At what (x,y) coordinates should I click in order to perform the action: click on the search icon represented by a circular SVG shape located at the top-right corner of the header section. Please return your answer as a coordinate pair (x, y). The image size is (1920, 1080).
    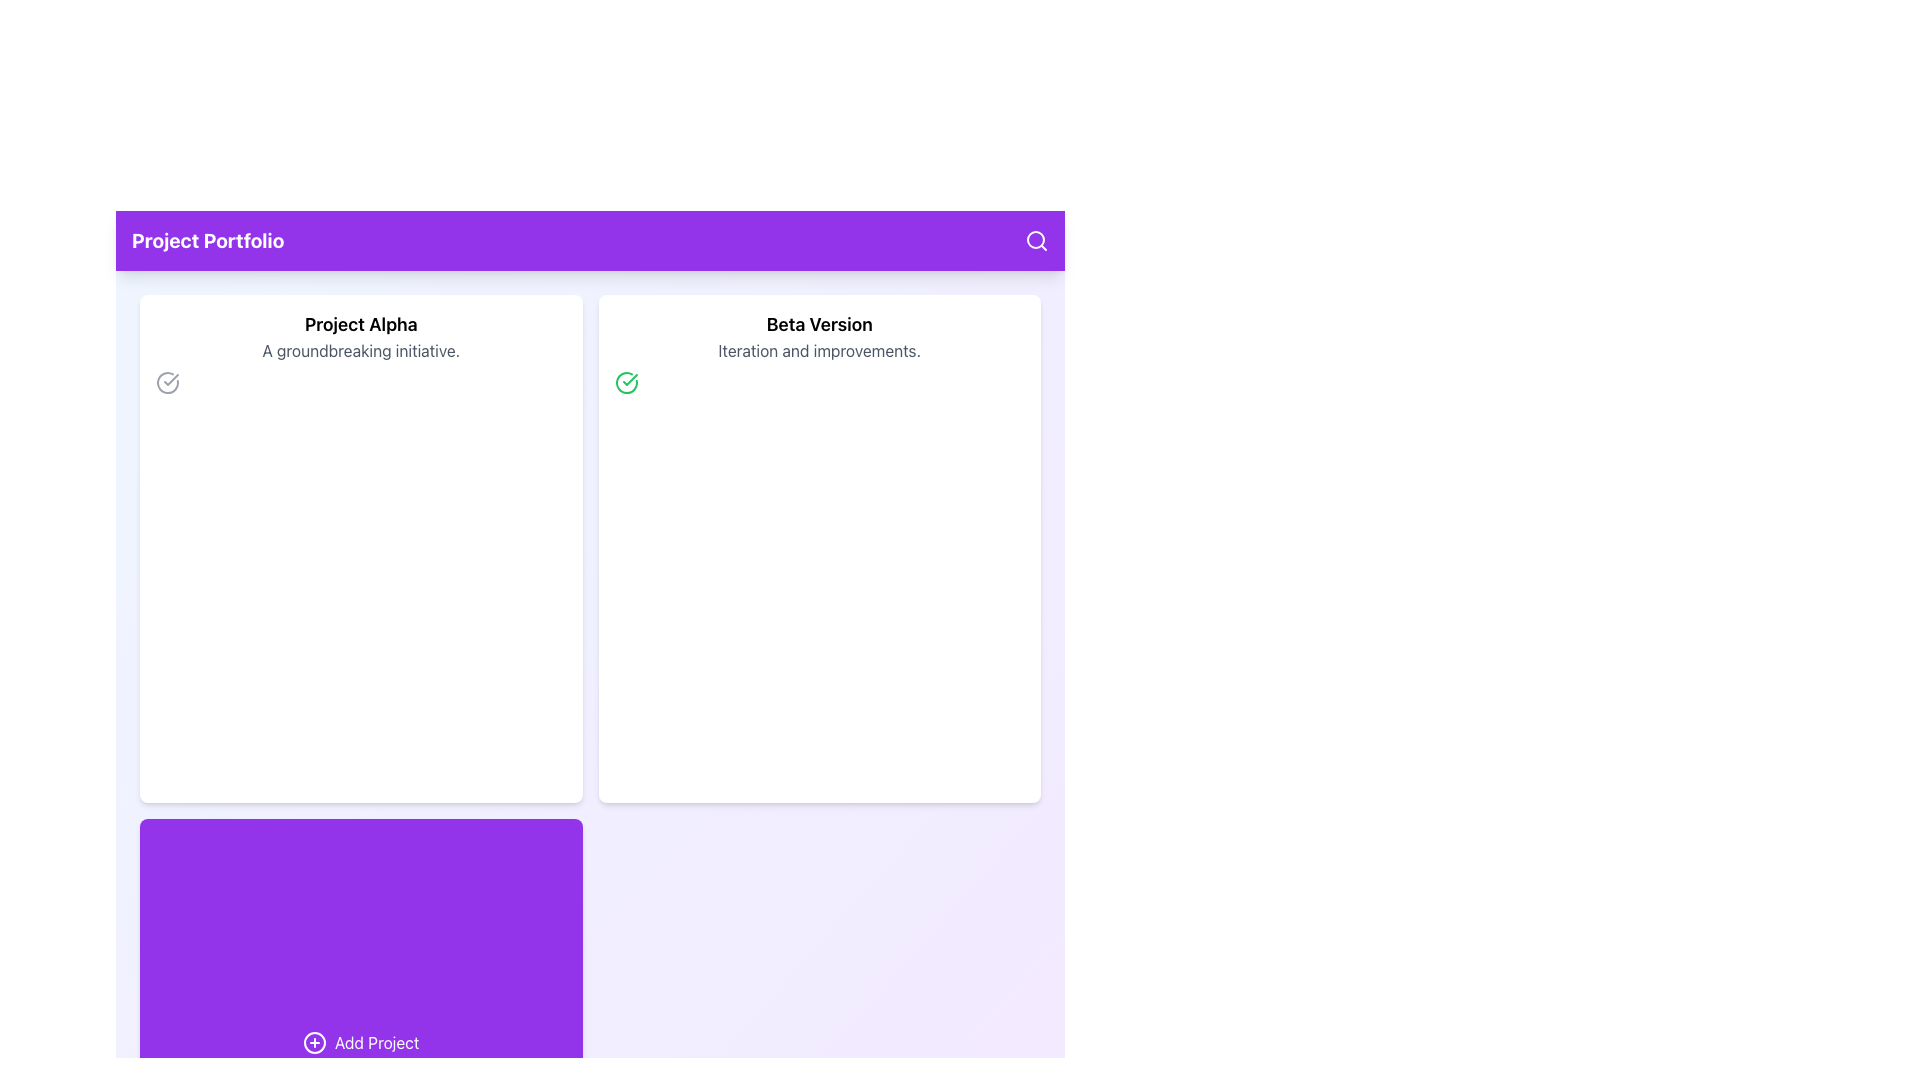
    Looking at the image, I should click on (1036, 238).